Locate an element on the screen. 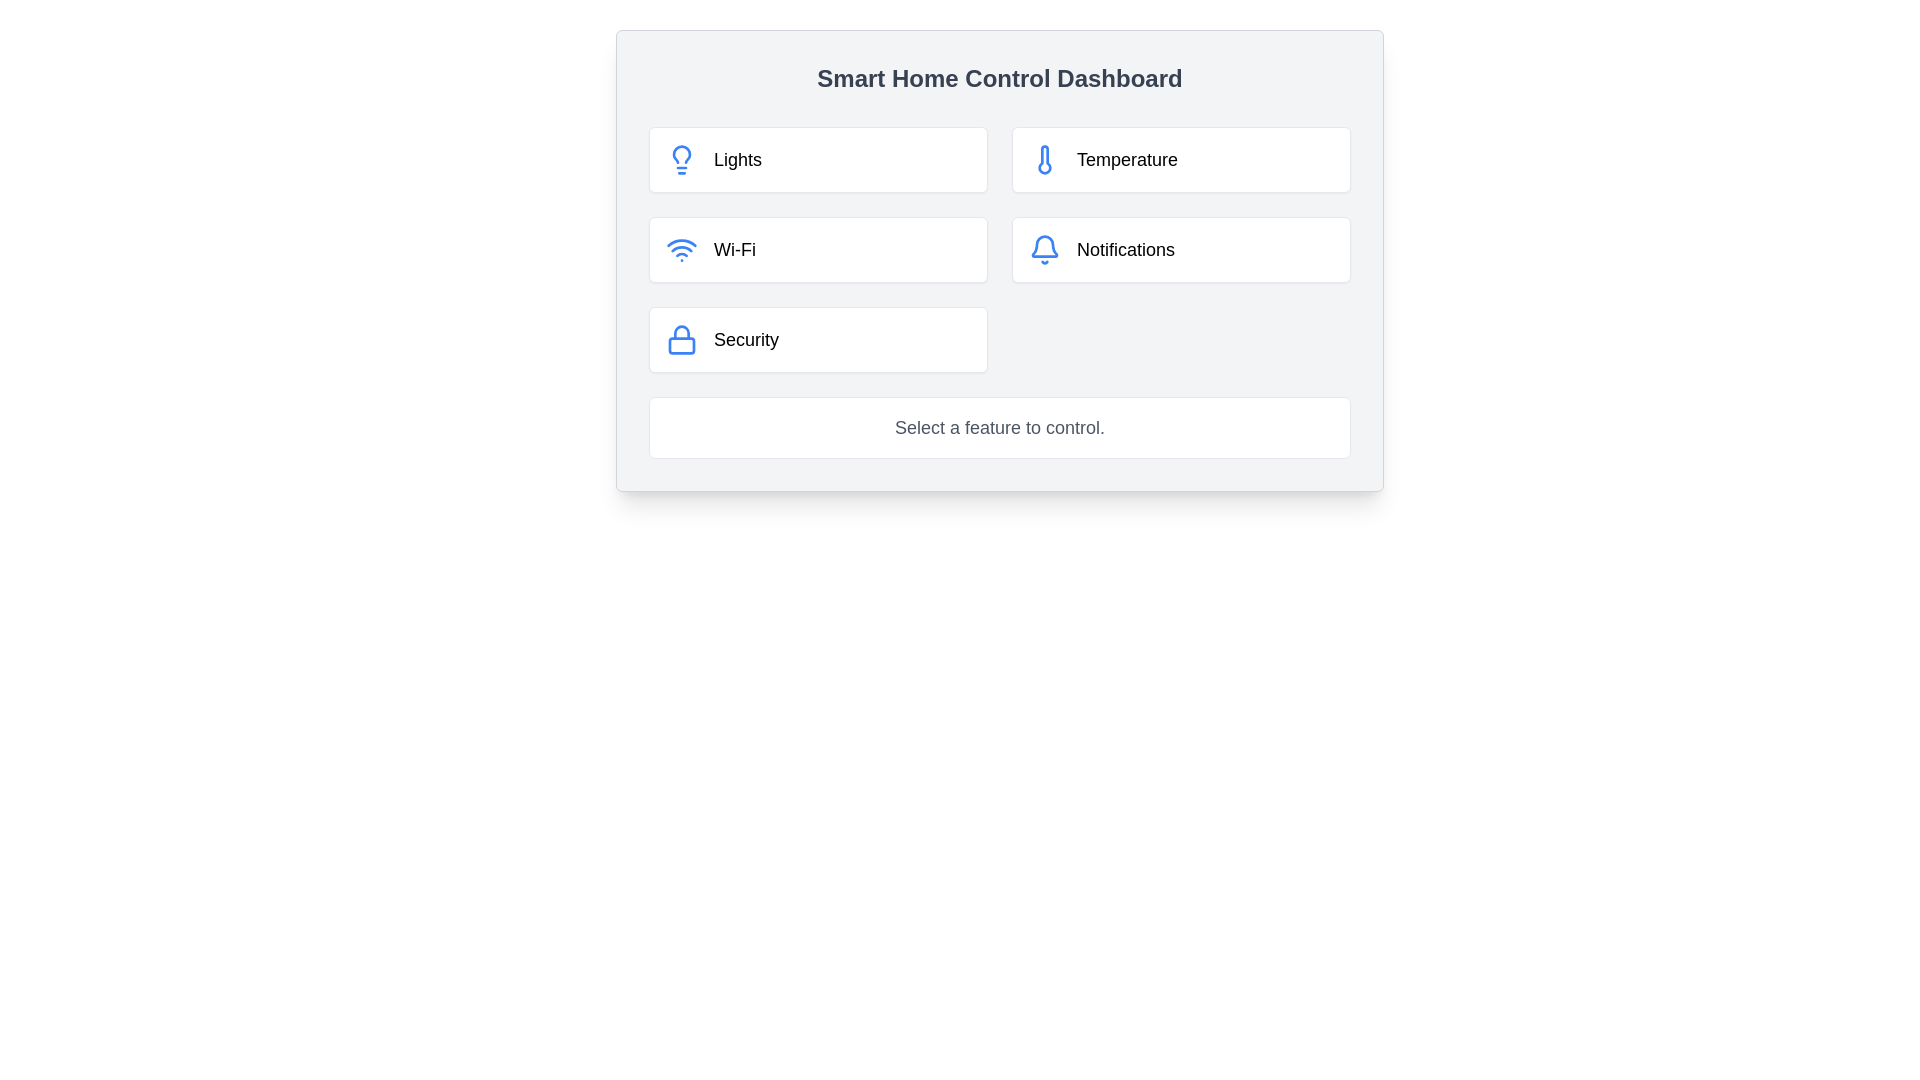 The image size is (1920, 1080). the blue bell icon located within the 'Notifications' card, positioned to the left of the 'Notifications' text label is located at coordinates (1044, 249).